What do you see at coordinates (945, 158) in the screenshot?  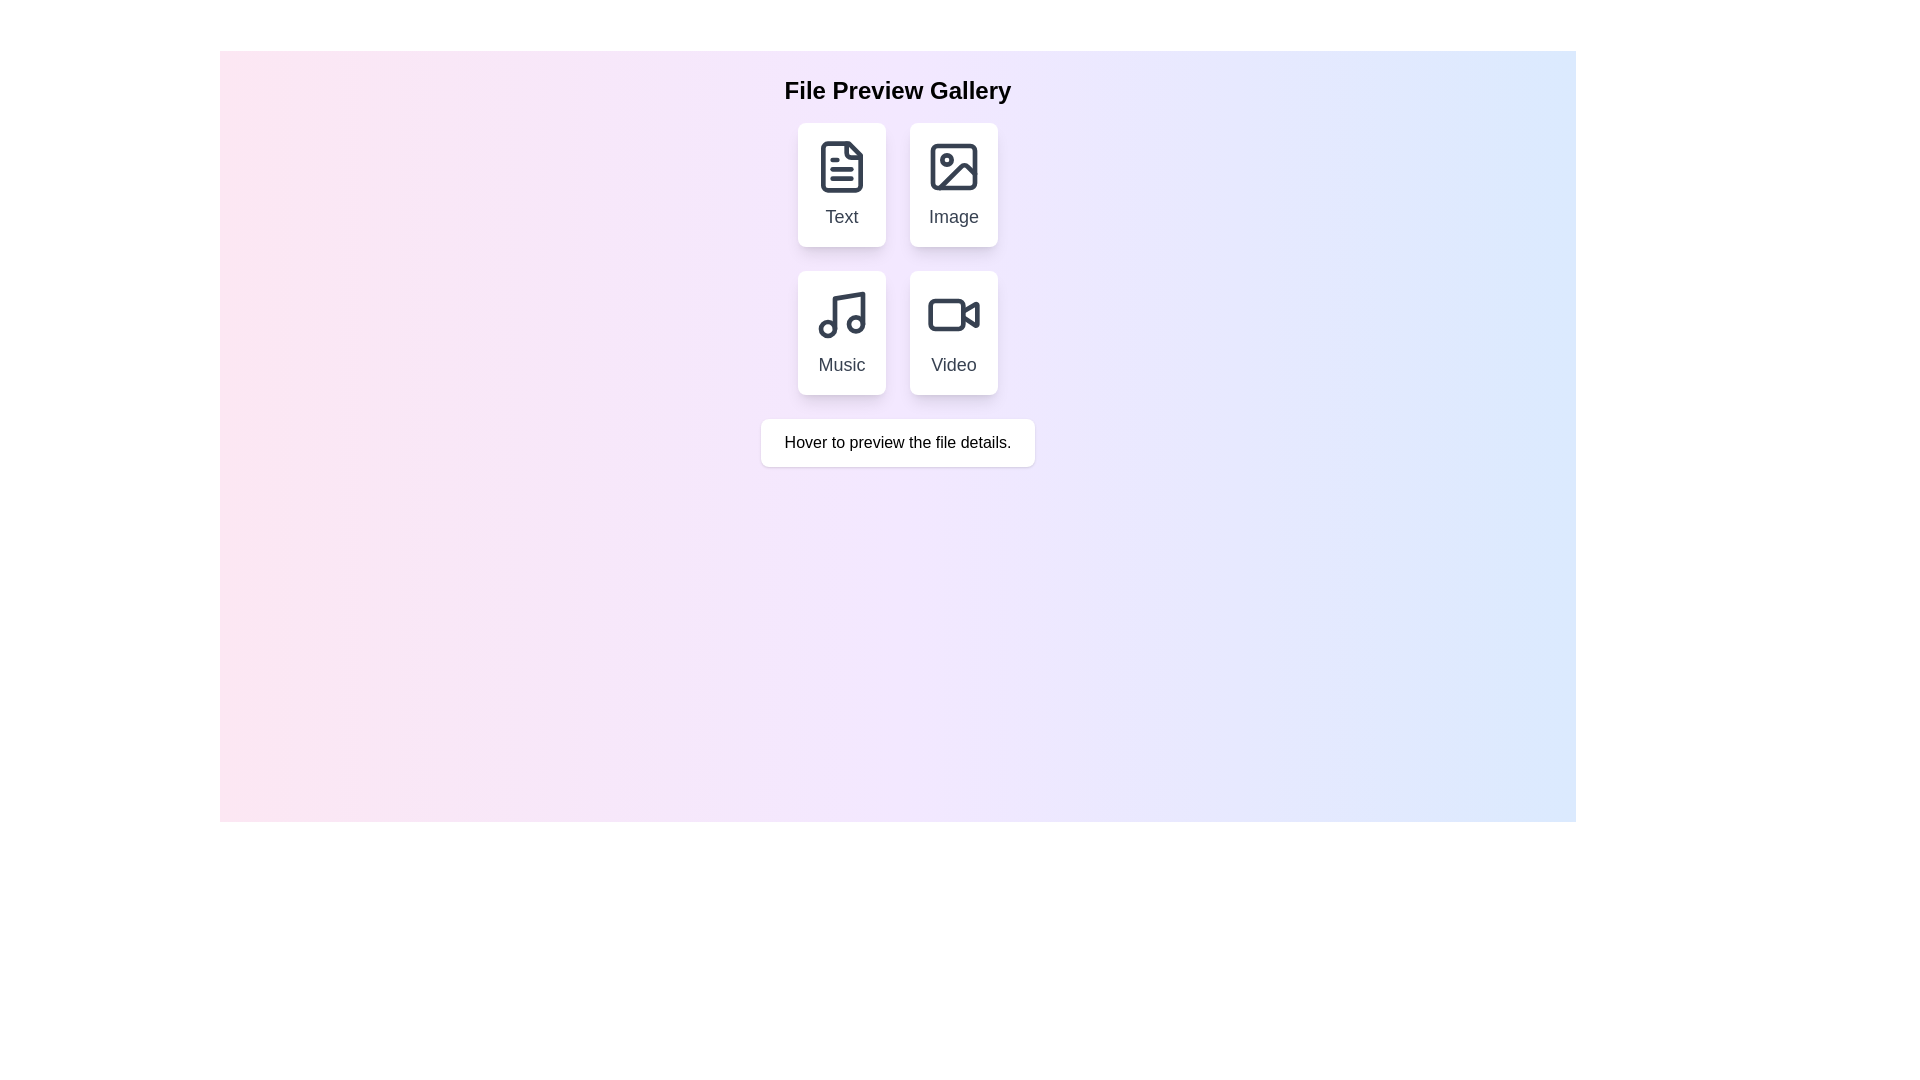 I see `the small circle located in the top-right quadrant of the image icon, which features an outline of a picture with a mountain motif` at bounding box center [945, 158].